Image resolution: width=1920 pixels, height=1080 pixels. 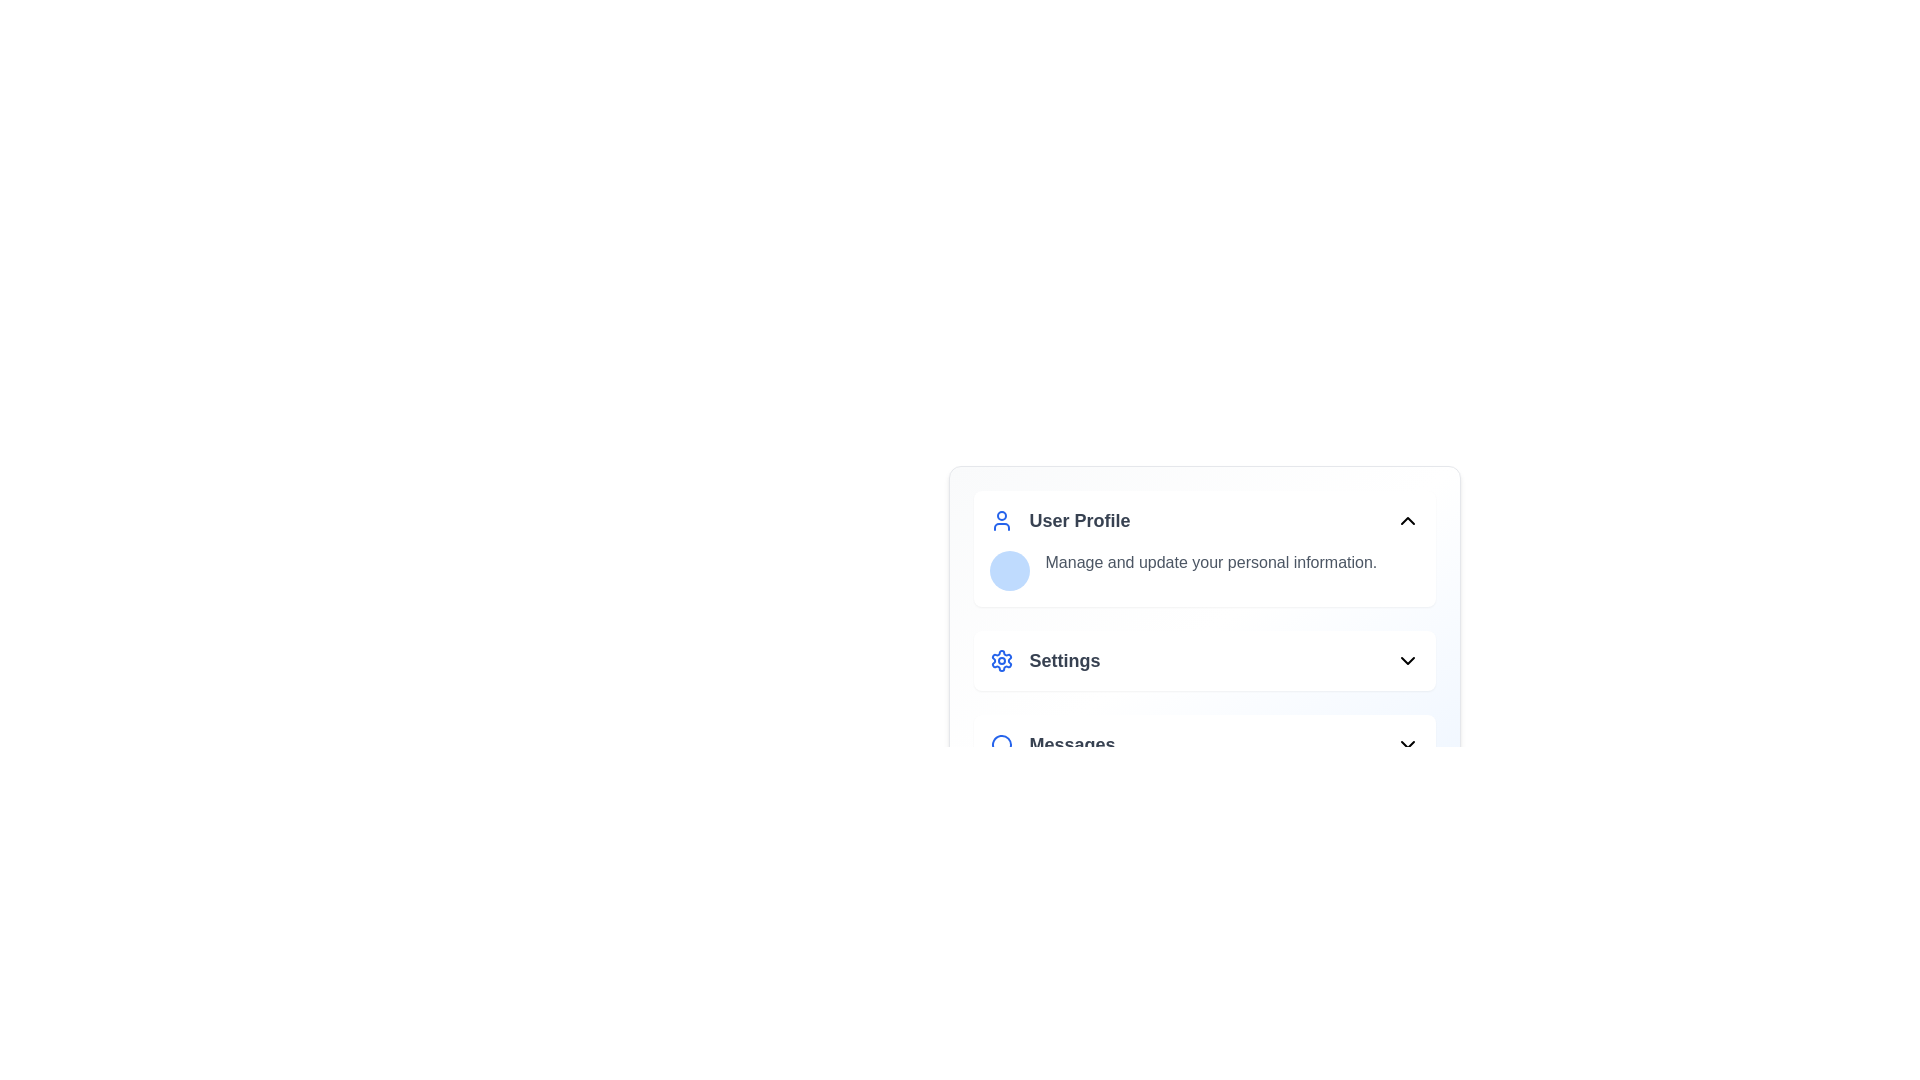 I want to click on the static text explaining the 'User Profile' section, located directly below the title of the same section, so click(x=1203, y=570).